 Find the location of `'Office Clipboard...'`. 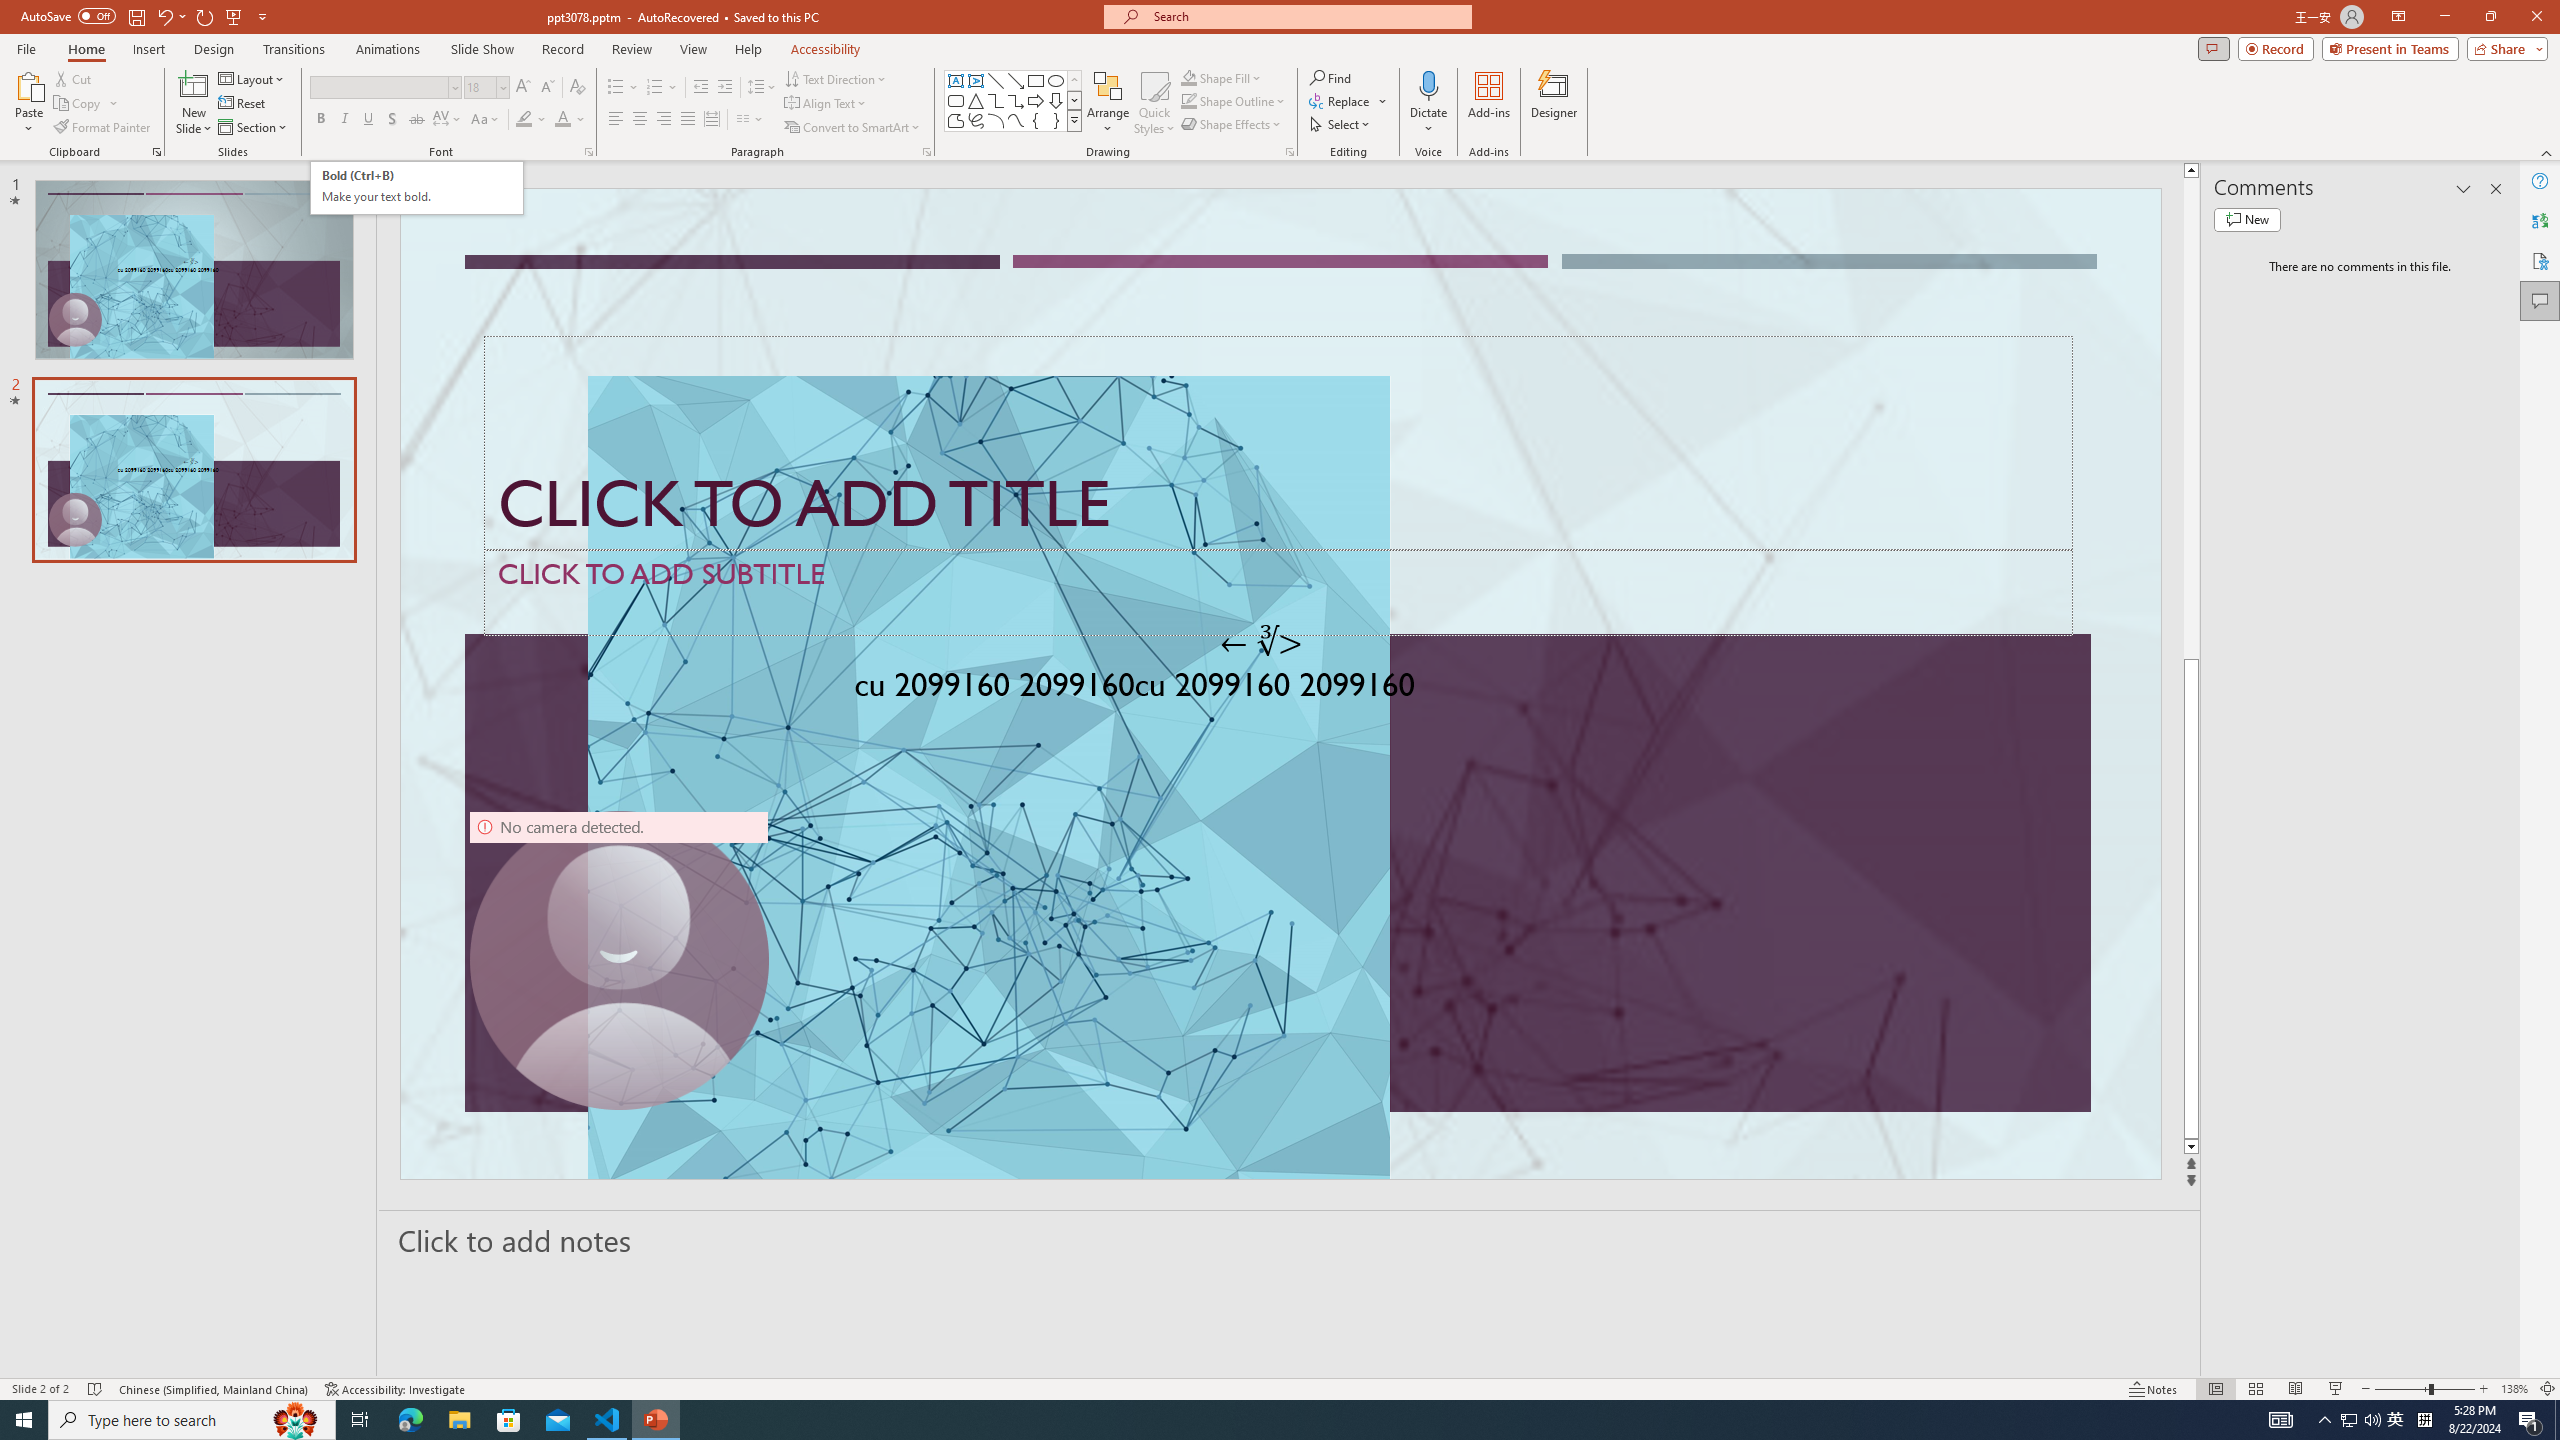

'Office Clipboard...' is located at coordinates (155, 150).